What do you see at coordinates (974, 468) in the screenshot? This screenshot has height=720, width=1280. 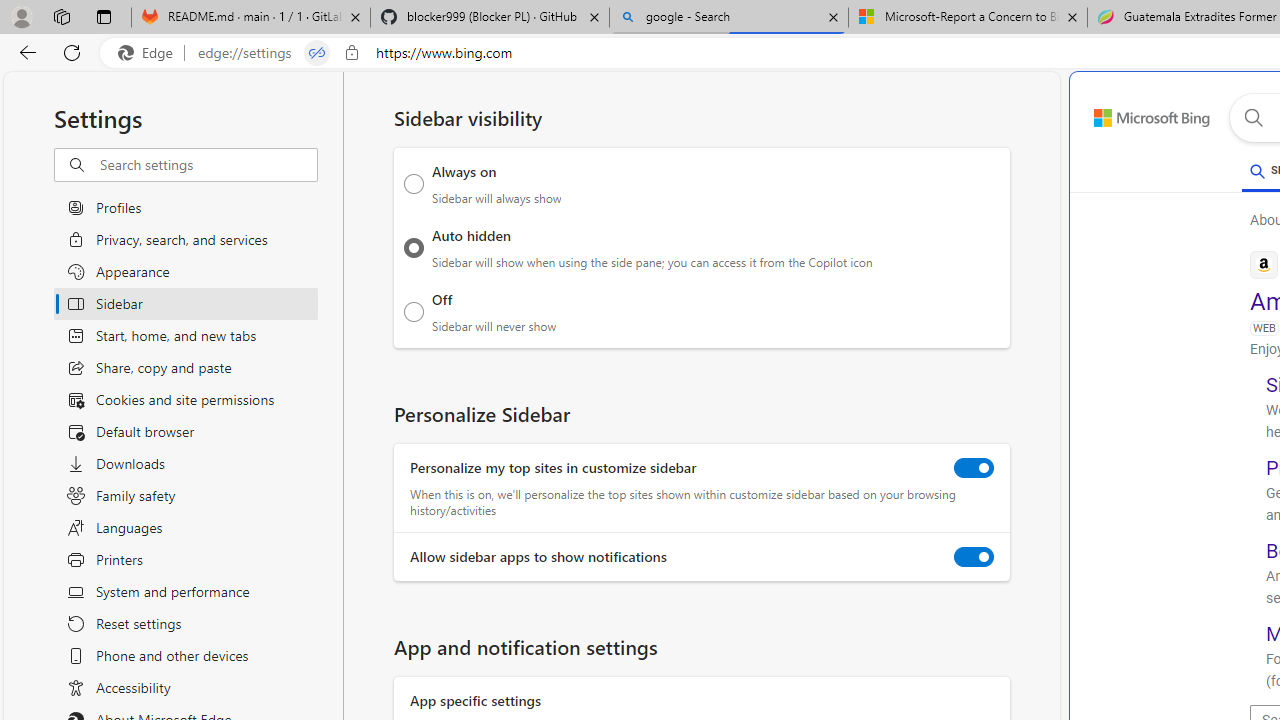 I see `'Personalize my top sites in customize sidebar'` at bounding box center [974, 468].